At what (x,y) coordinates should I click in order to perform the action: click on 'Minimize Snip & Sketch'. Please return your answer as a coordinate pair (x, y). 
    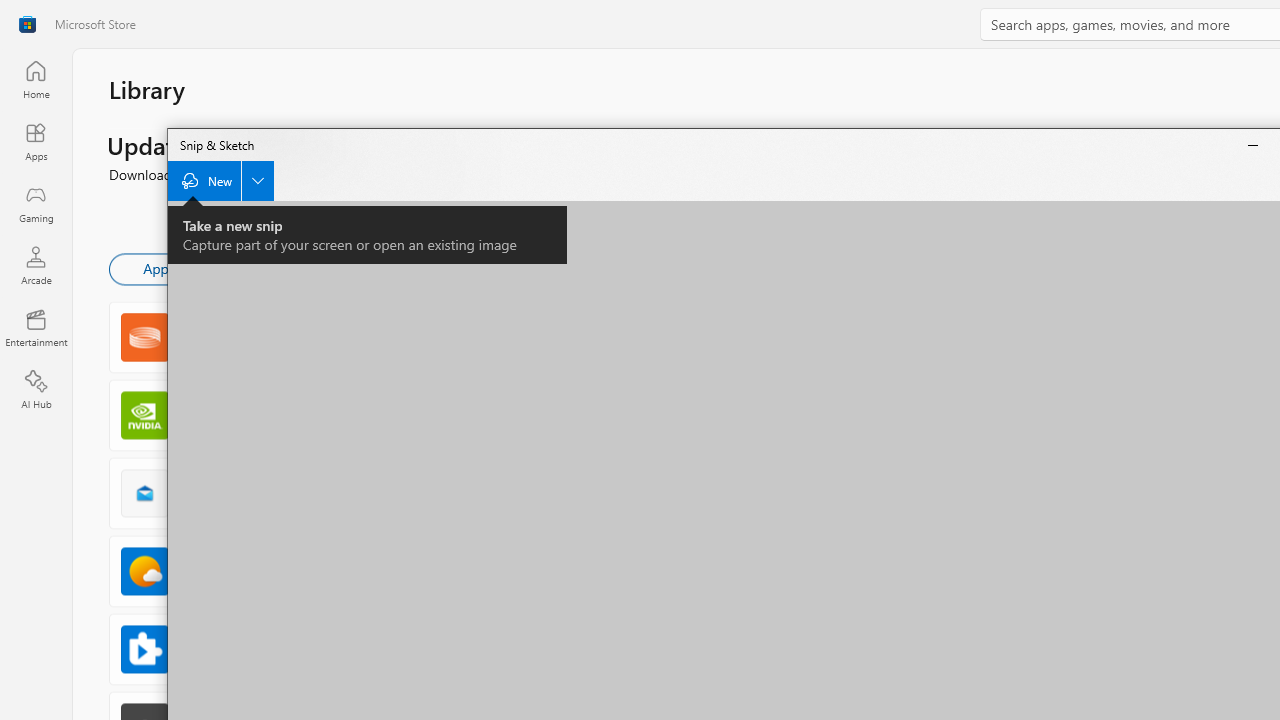
    Looking at the image, I should click on (1252, 144).